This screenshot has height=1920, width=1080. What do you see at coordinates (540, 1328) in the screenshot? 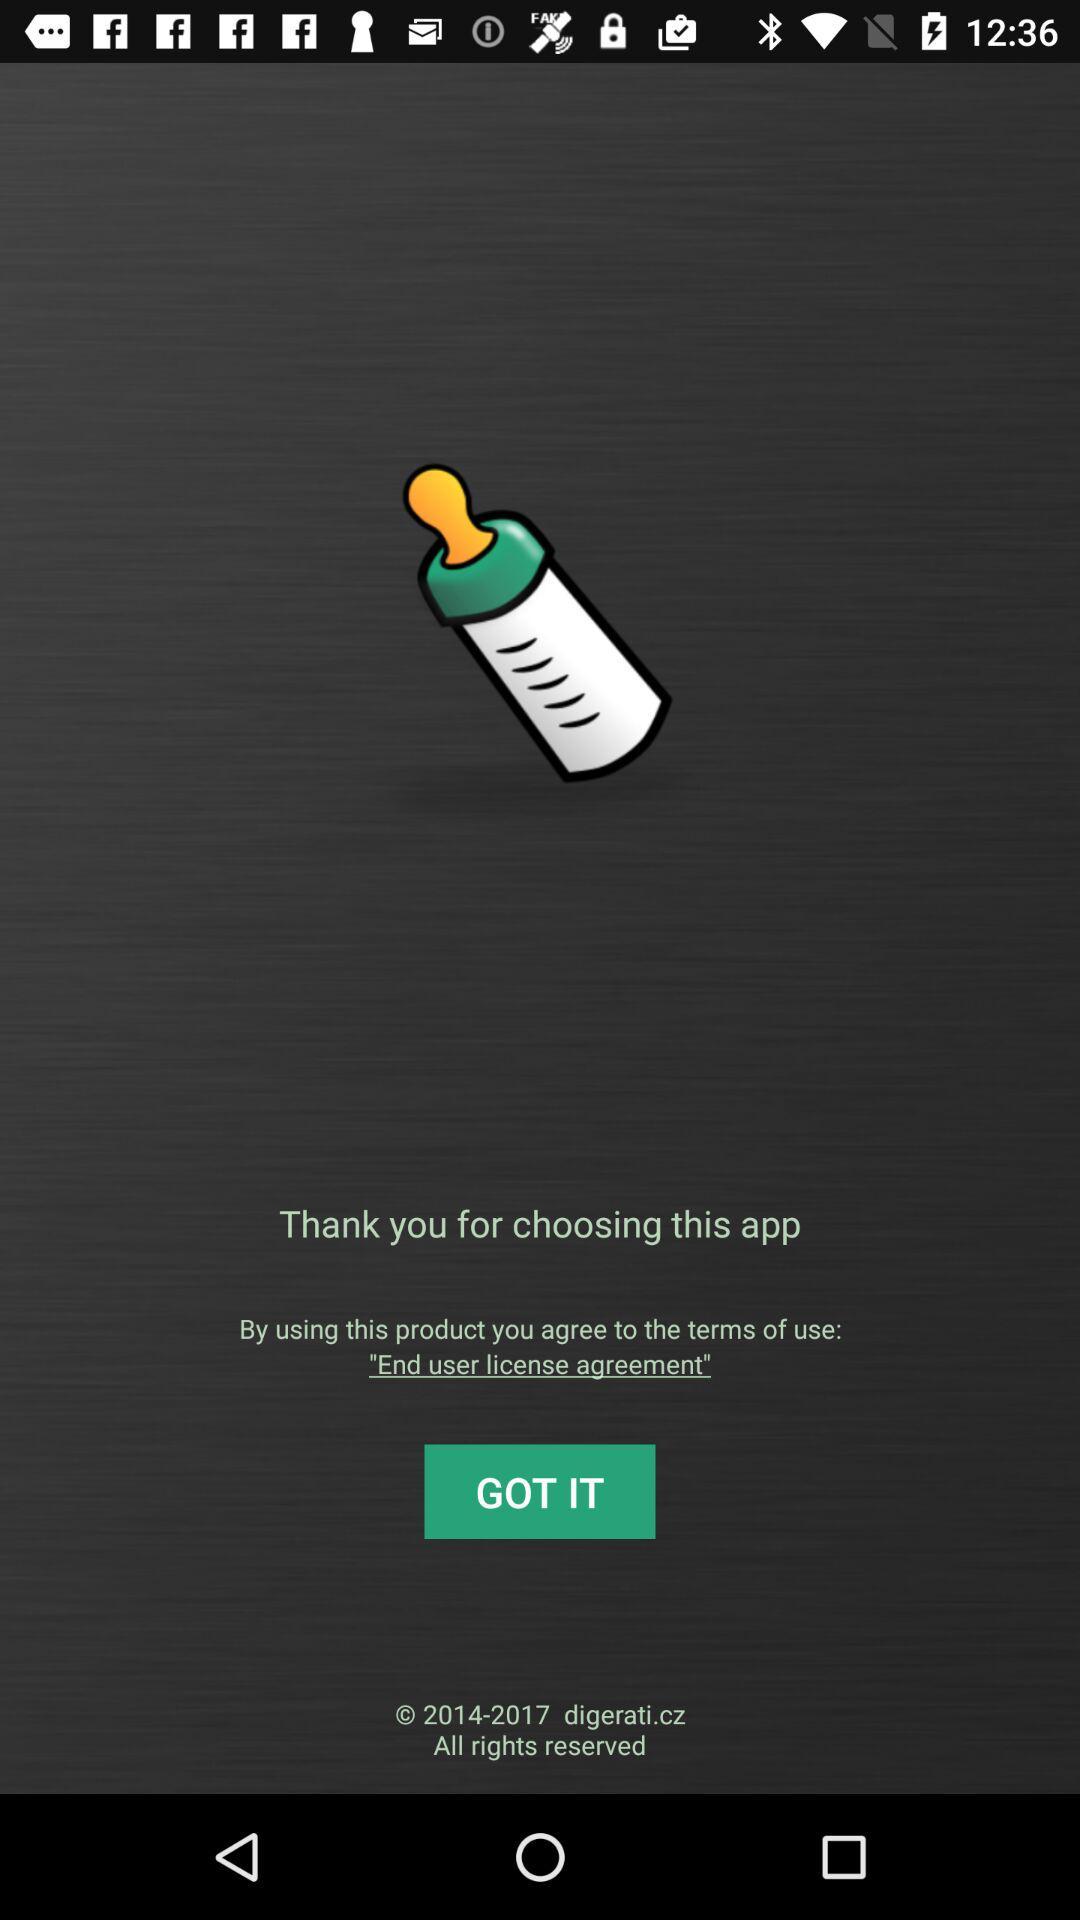
I see `the icon above end user license icon` at bounding box center [540, 1328].